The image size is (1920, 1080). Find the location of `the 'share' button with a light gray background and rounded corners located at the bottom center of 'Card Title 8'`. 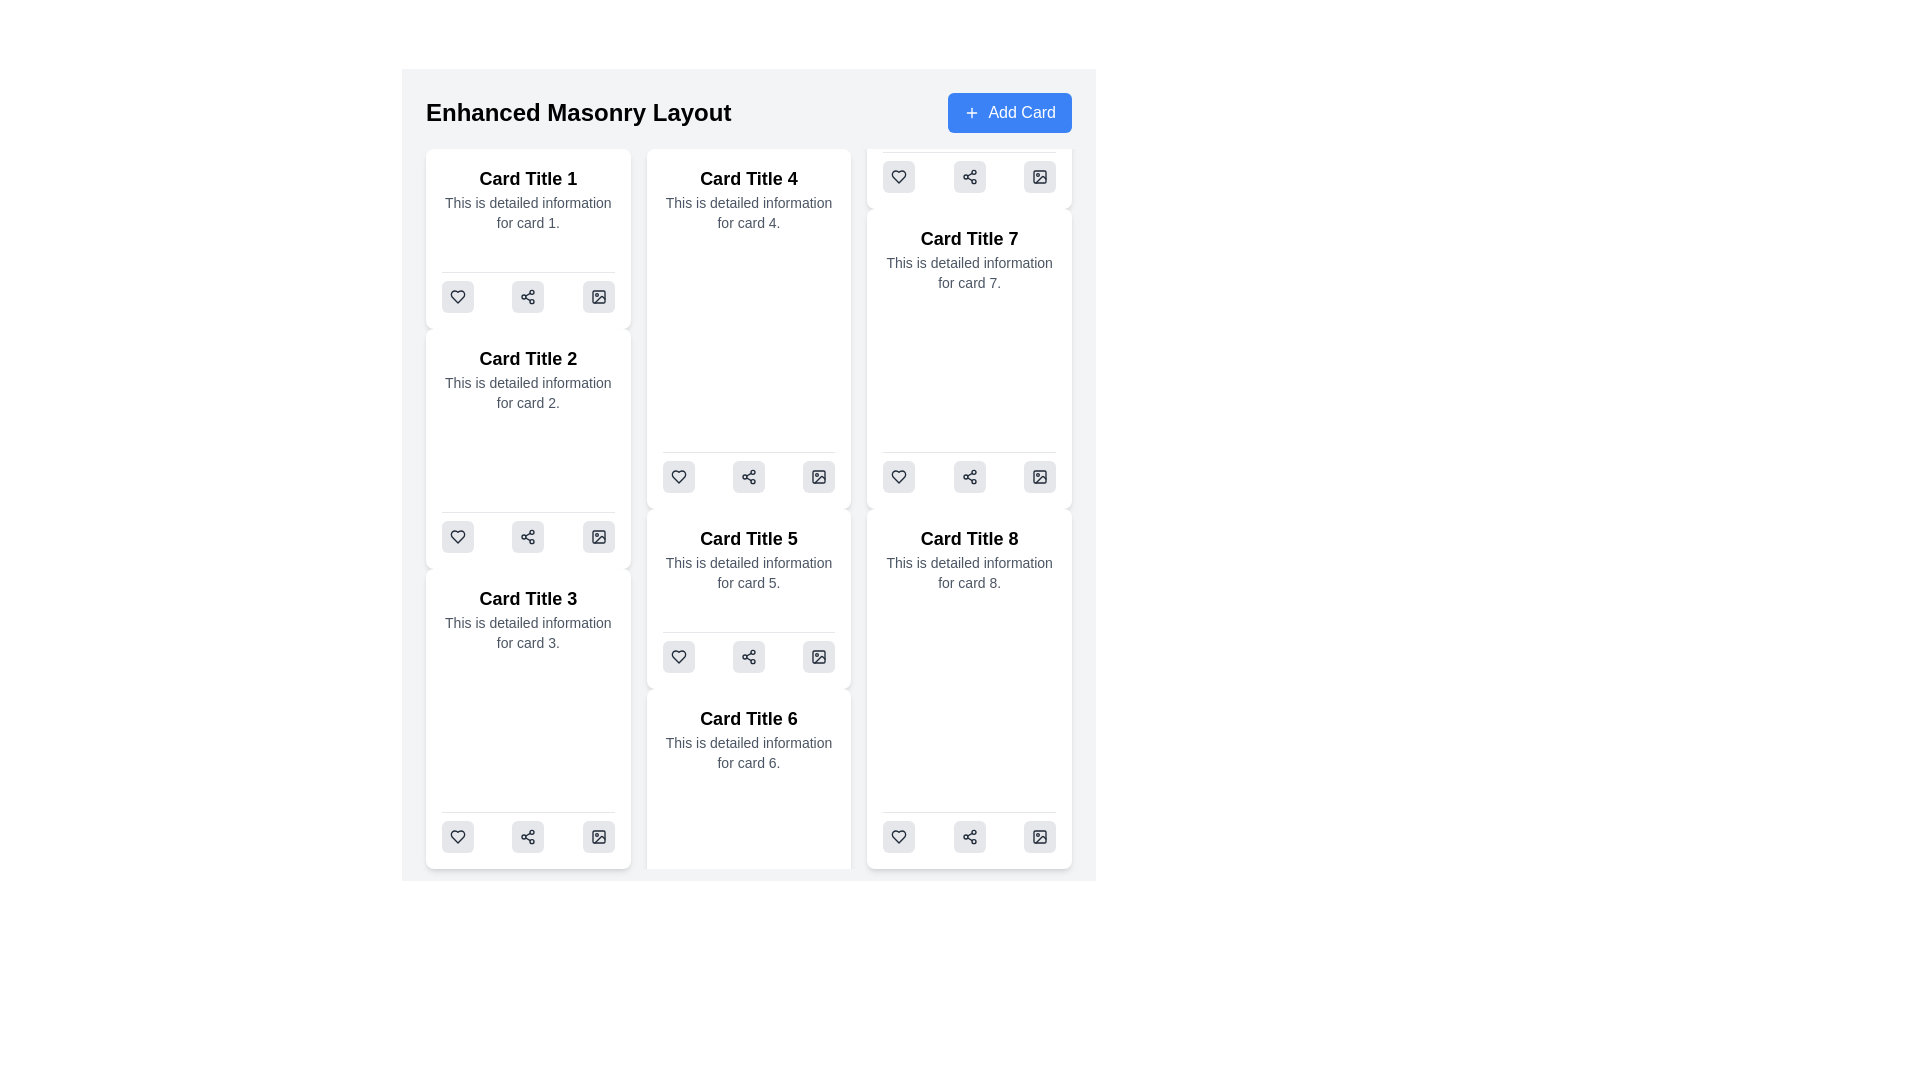

the 'share' button with a light gray background and rounded corners located at the bottom center of 'Card Title 8' is located at coordinates (969, 837).